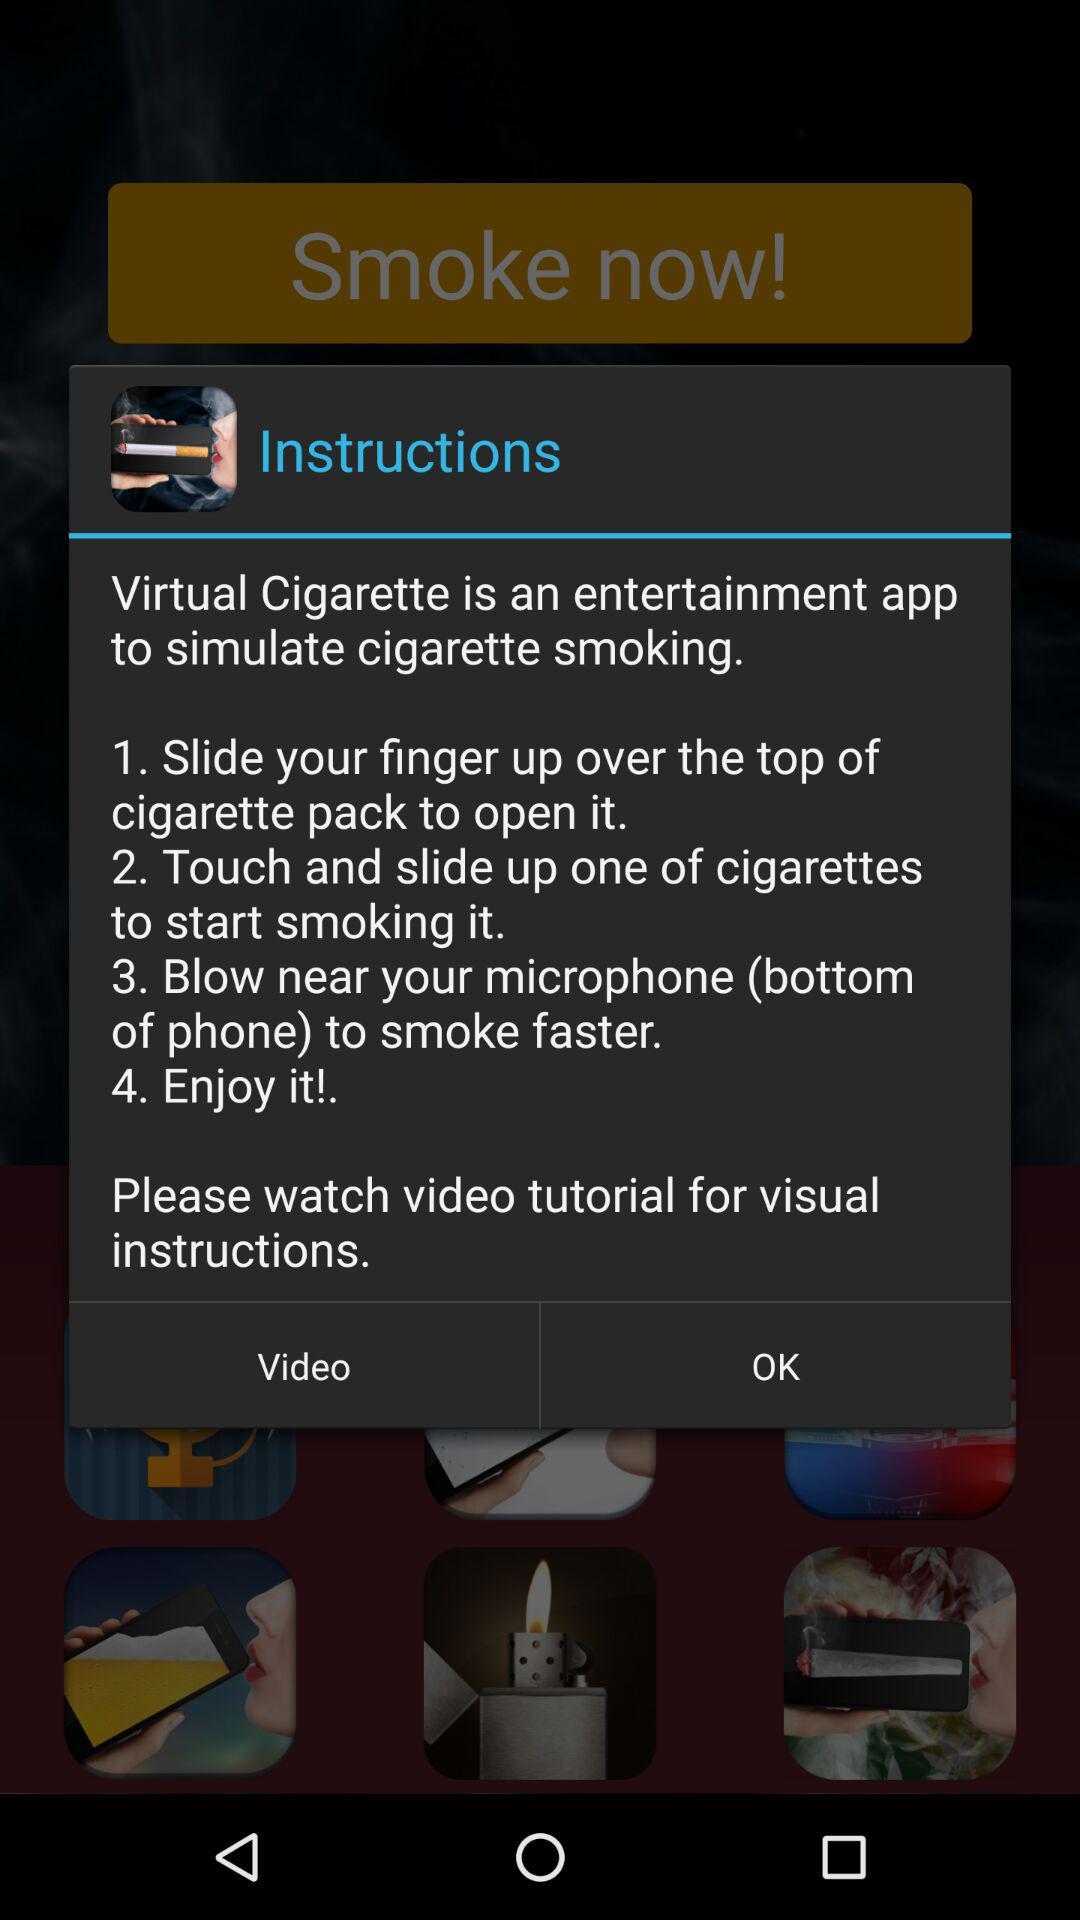 Image resolution: width=1080 pixels, height=1920 pixels. Describe the element at coordinates (304, 1364) in the screenshot. I see `item to the left of the ok button` at that location.